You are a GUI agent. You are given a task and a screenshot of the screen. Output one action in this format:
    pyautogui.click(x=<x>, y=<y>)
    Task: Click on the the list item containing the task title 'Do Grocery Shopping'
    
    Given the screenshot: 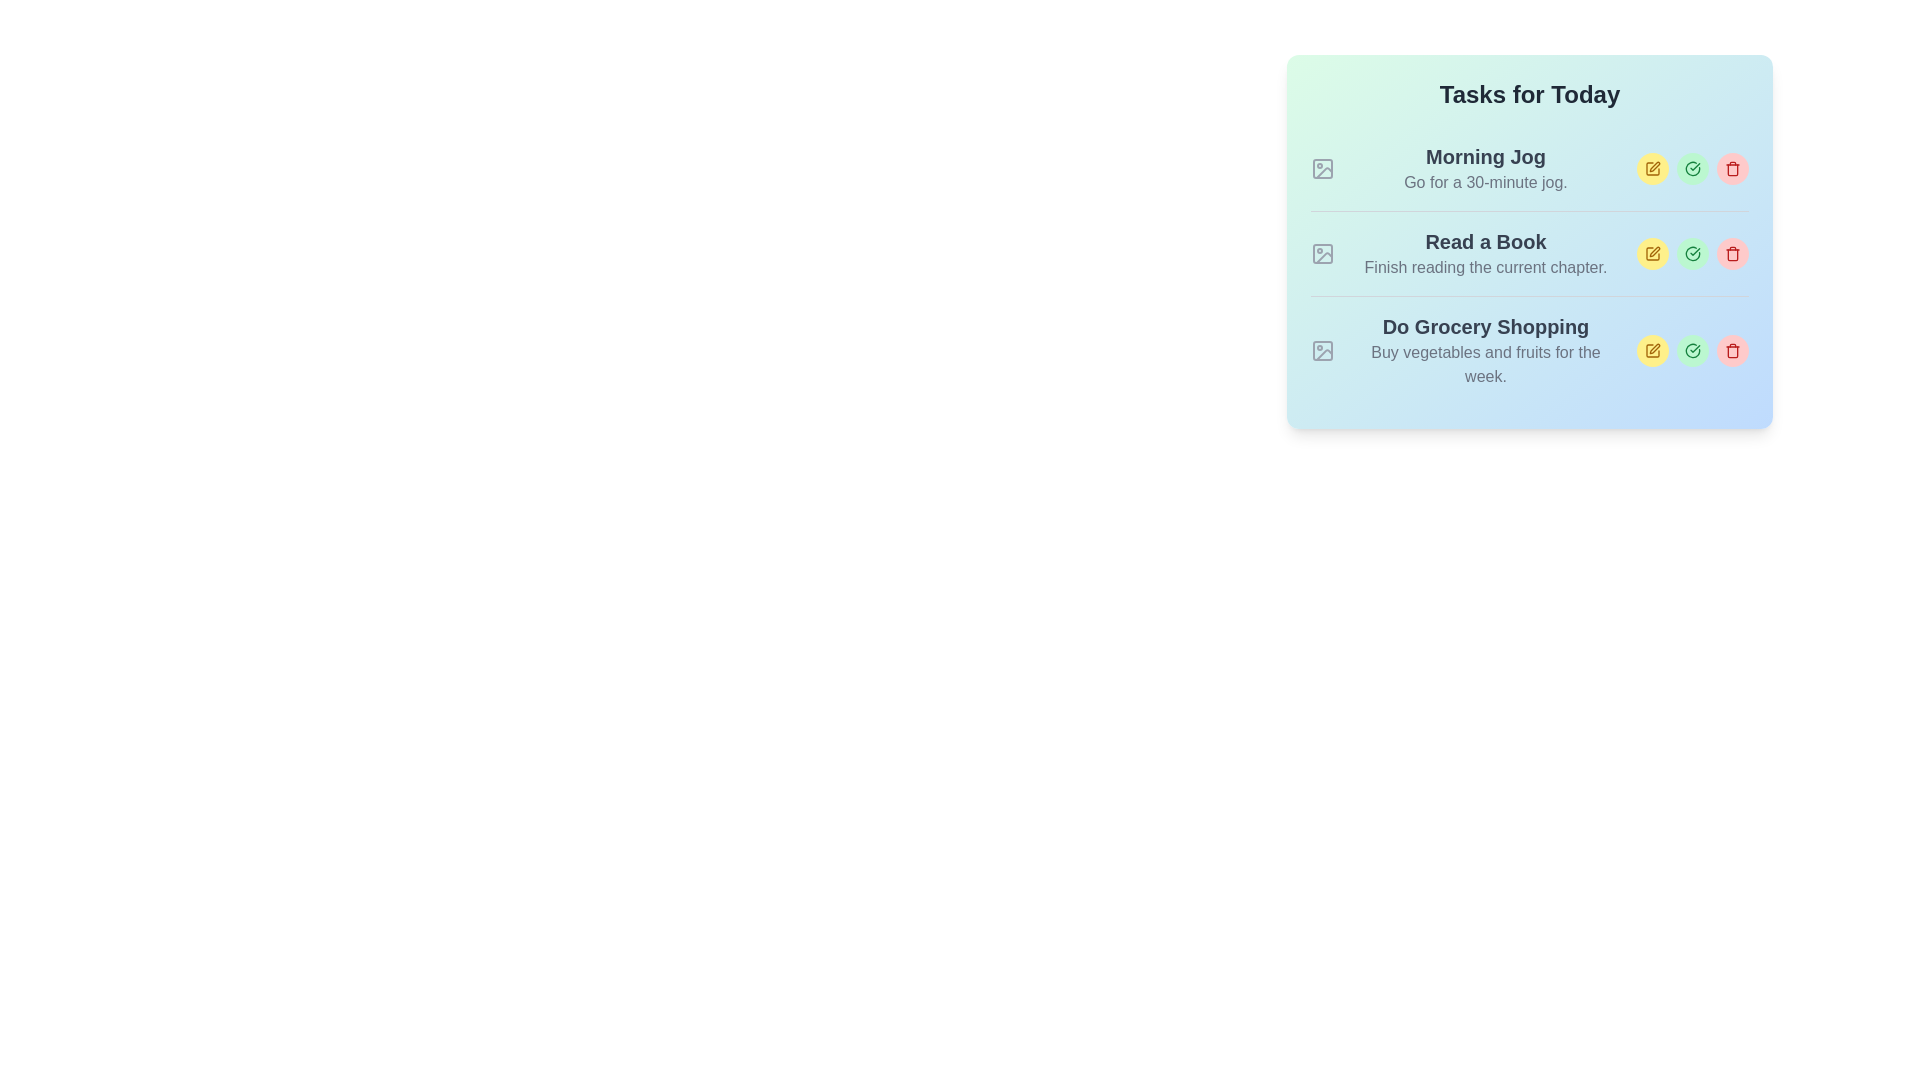 What is the action you would take?
    pyautogui.click(x=1529, y=349)
    